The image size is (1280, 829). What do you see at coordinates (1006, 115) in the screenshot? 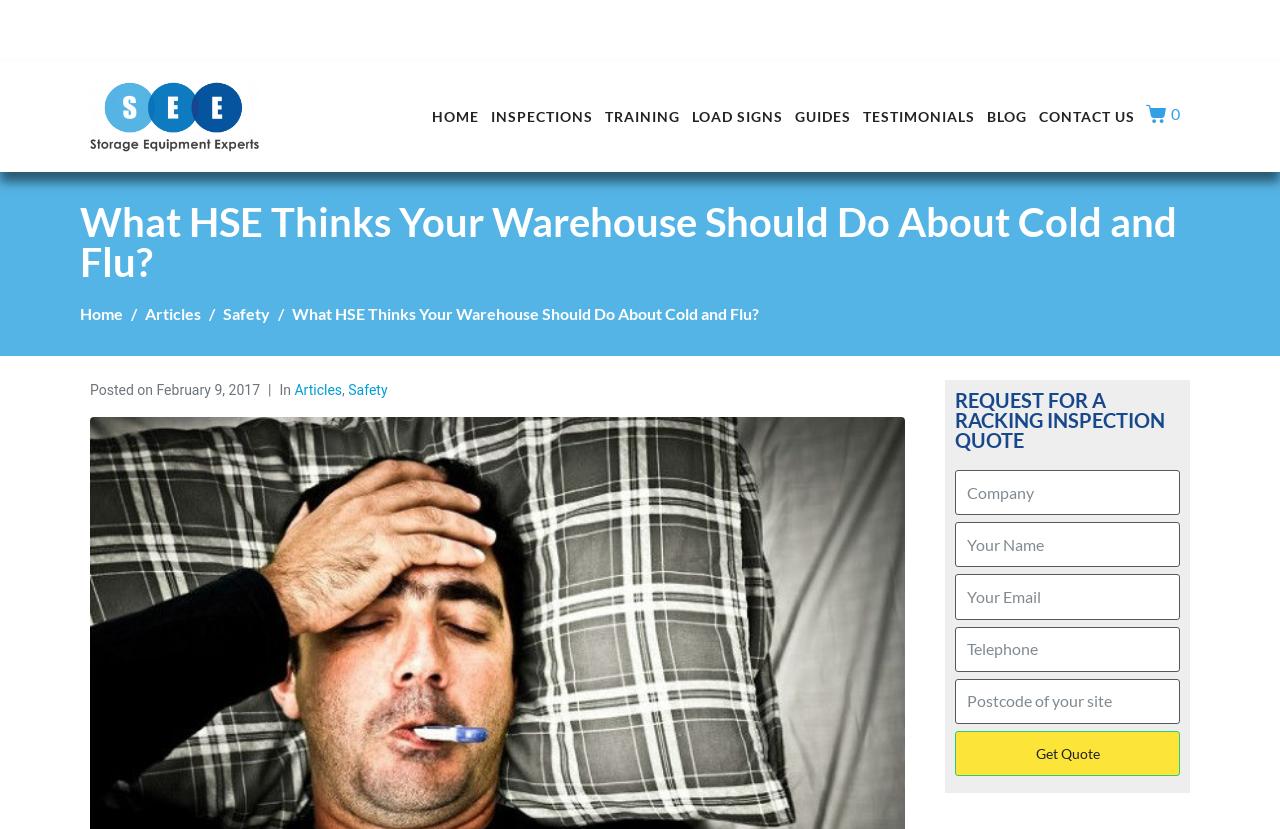
I see `'Blog'` at bounding box center [1006, 115].